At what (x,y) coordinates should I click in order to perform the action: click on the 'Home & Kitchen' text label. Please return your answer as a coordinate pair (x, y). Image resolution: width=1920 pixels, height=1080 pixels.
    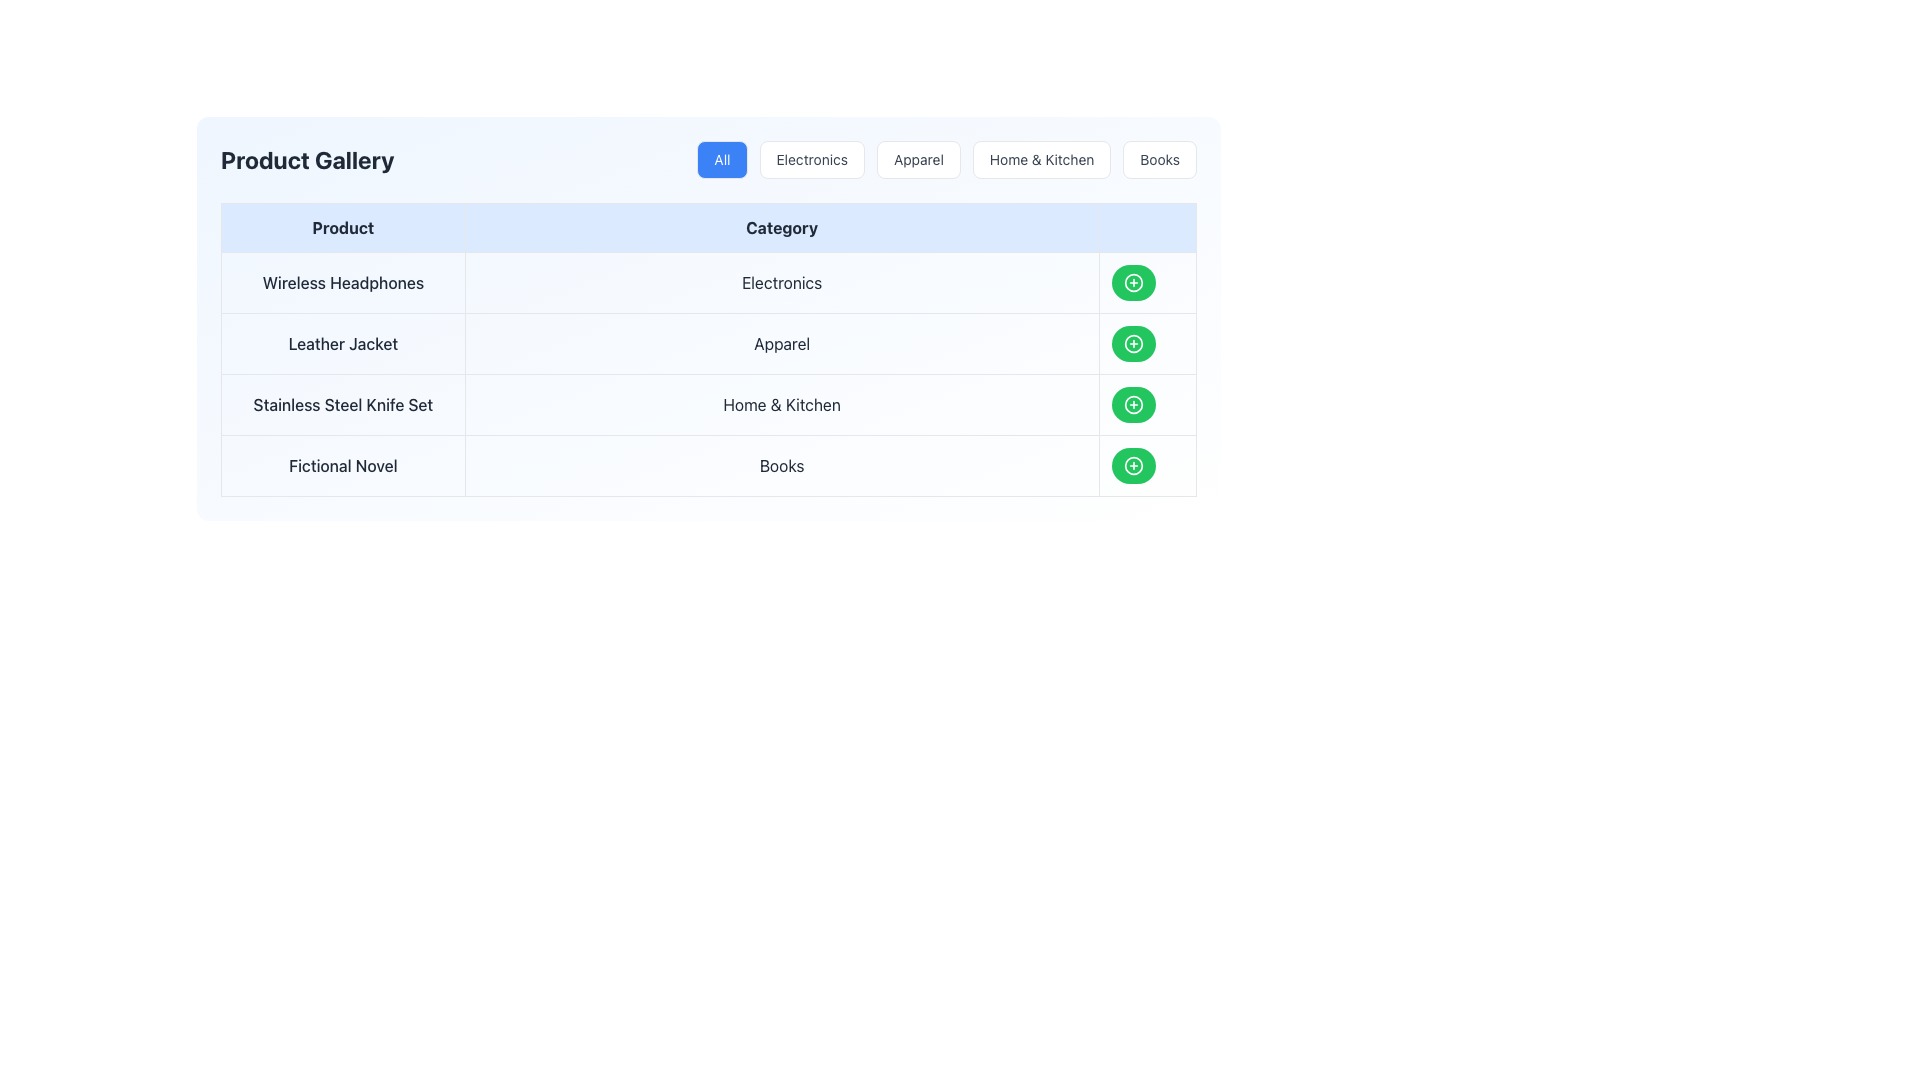
    Looking at the image, I should click on (781, 405).